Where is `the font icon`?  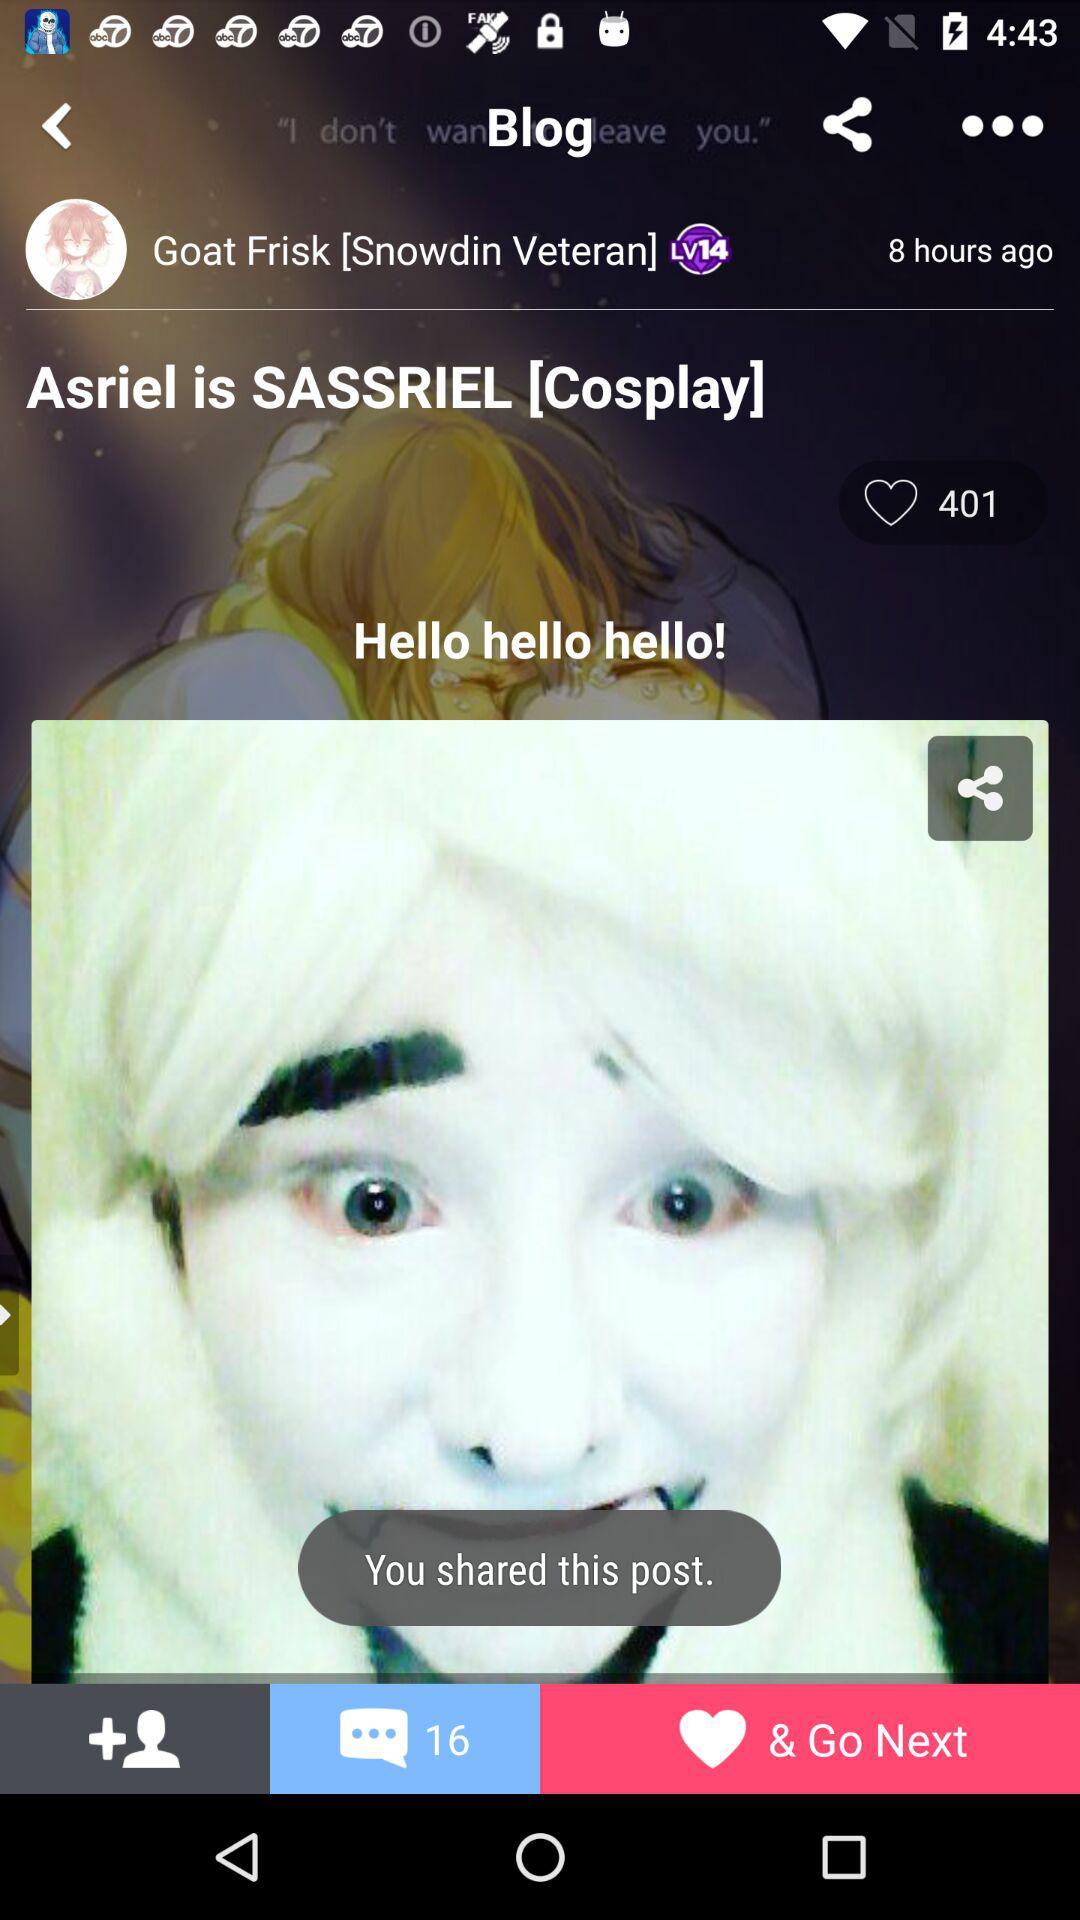
the font icon is located at coordinates (135, 1737).